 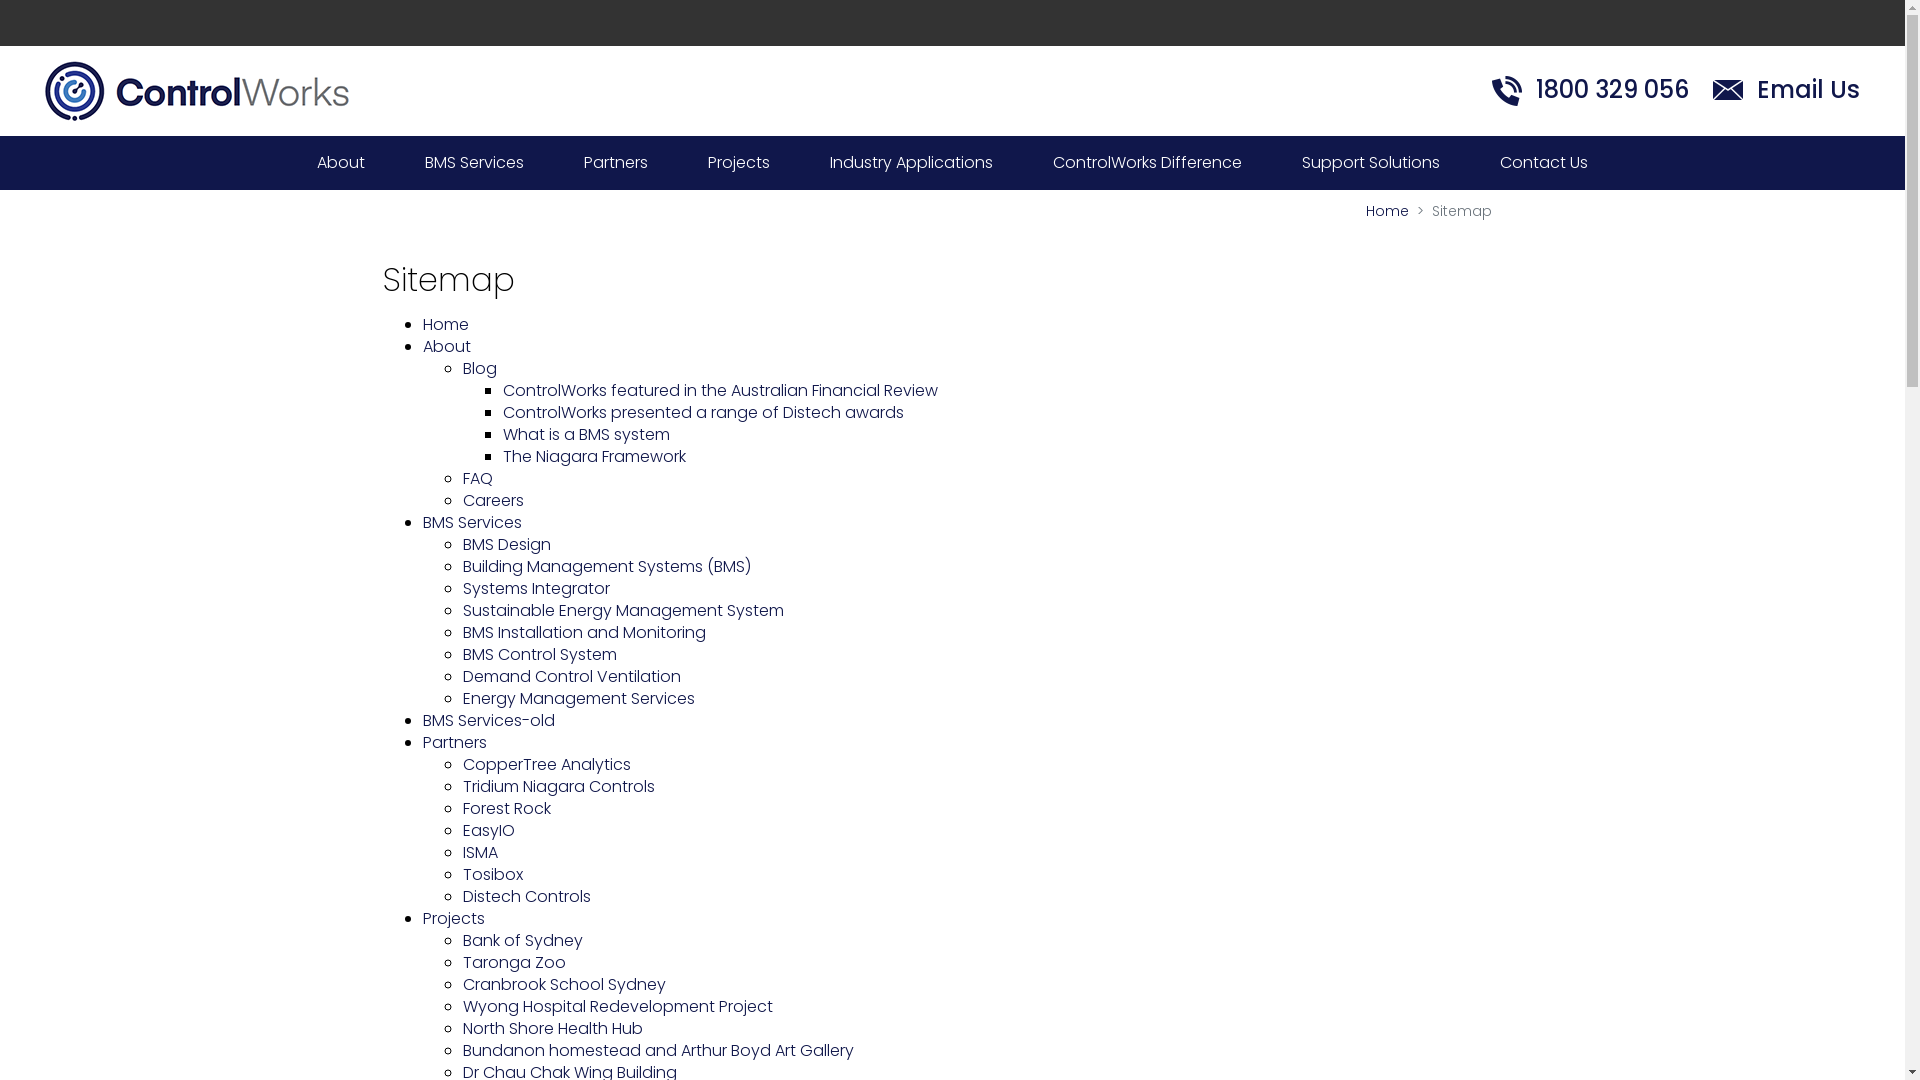 I want to click on 'Bundanon homestead and Arthur Boyd Art Gallery', so click(x=657, y=1049).